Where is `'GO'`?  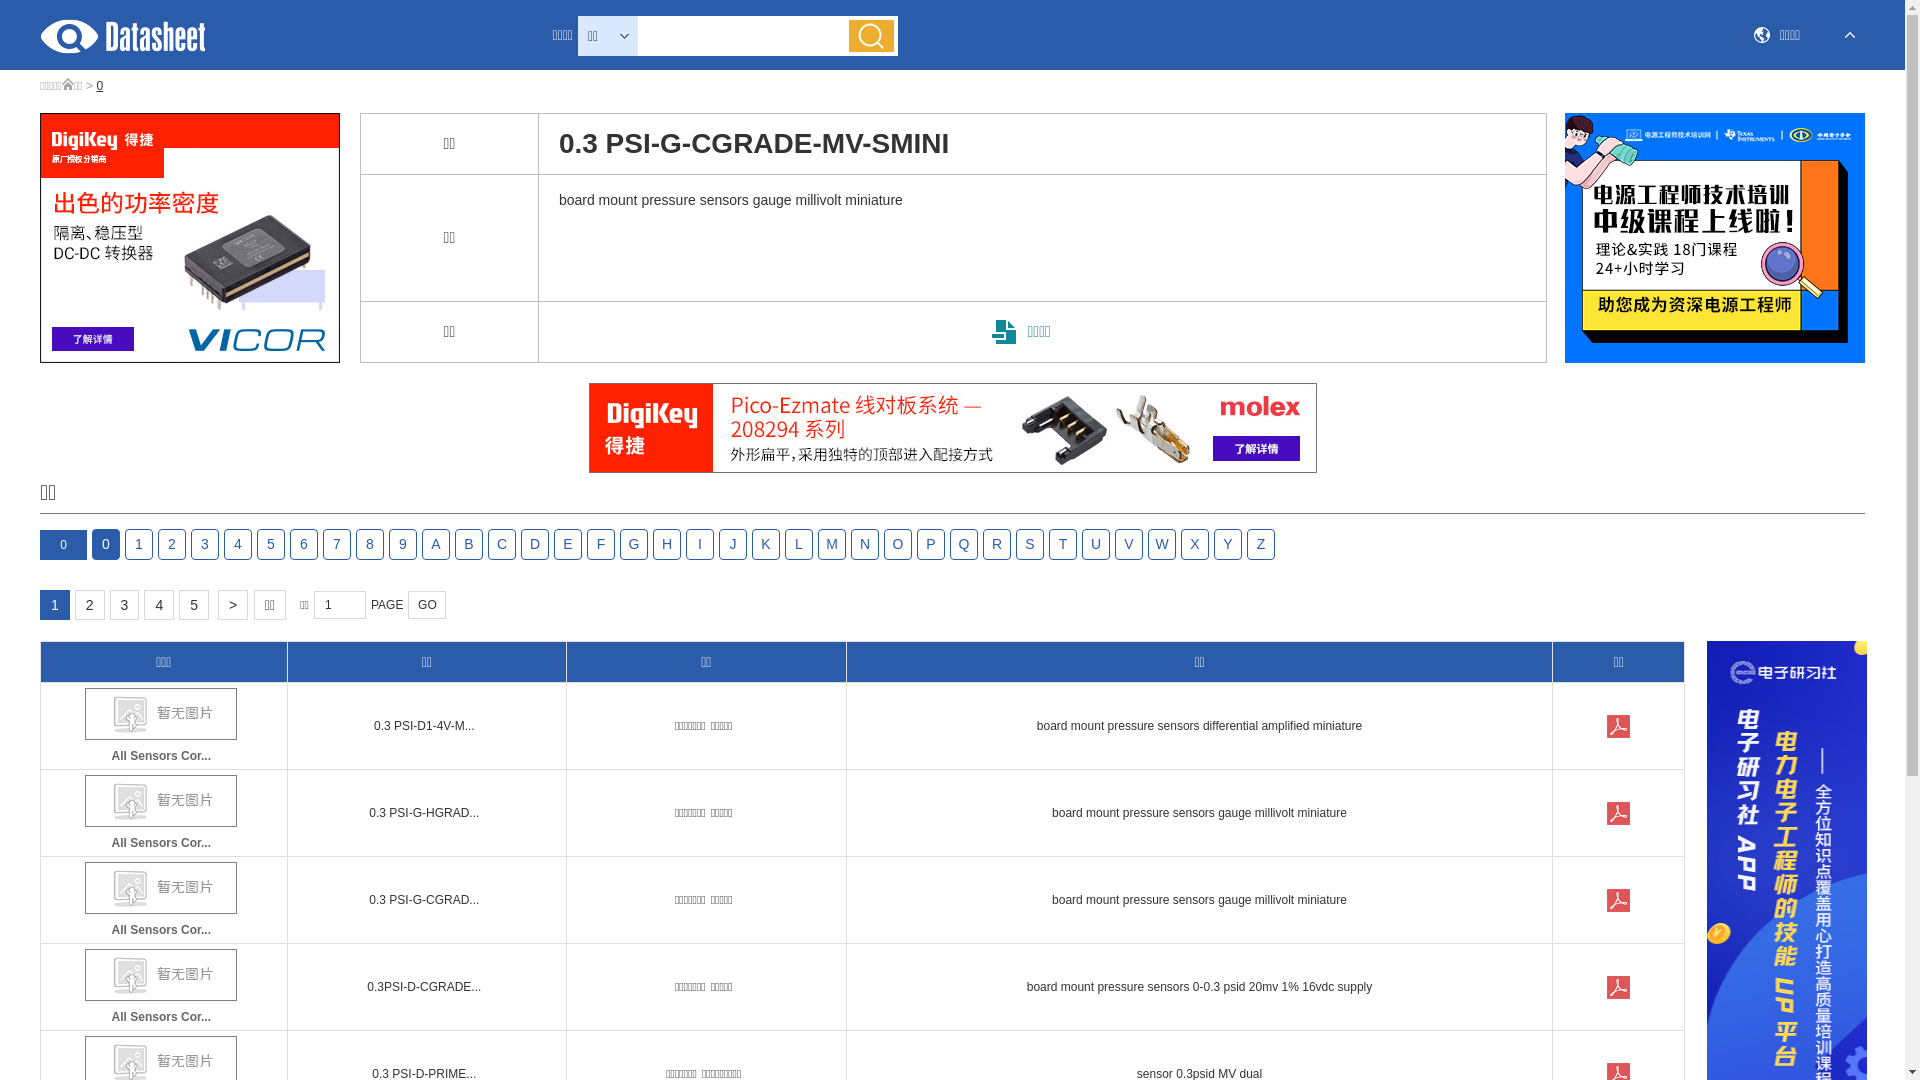 'GO' is located at coordinates (426, 604).